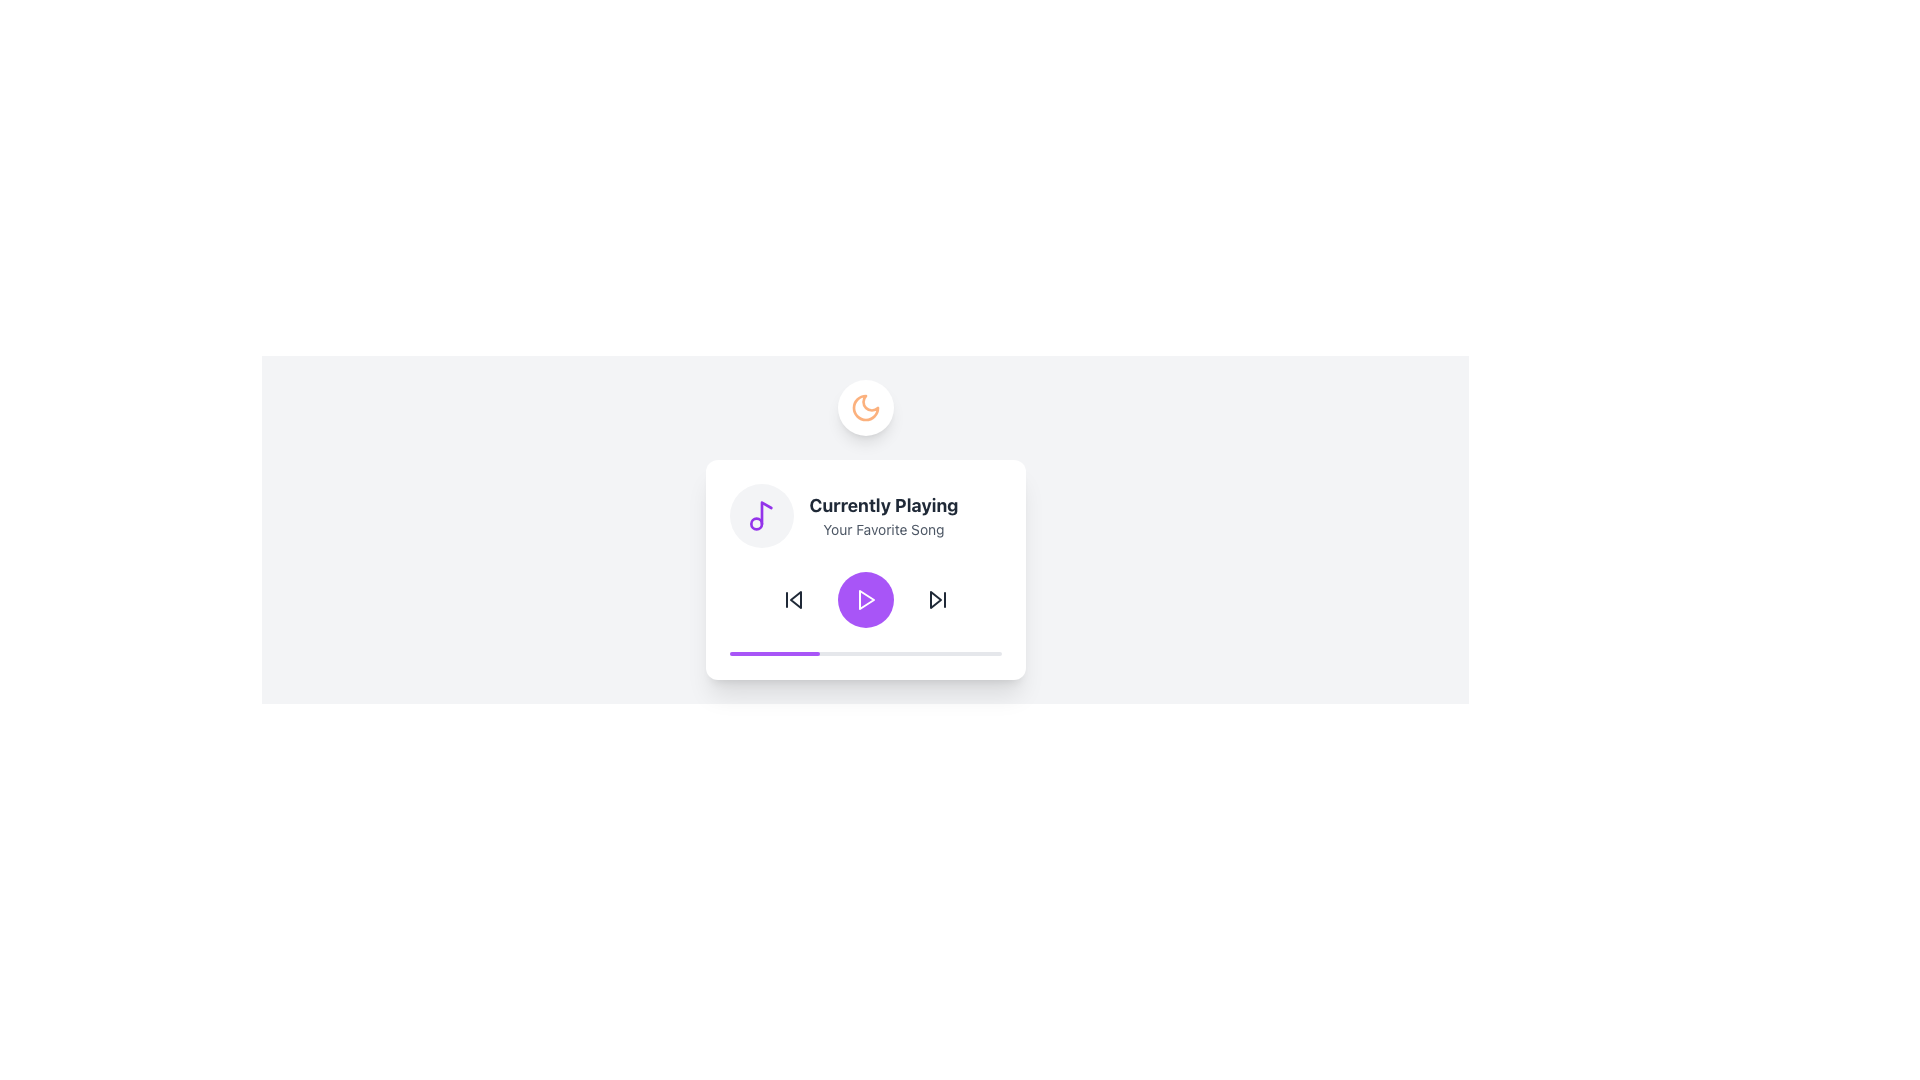 This screenshot has height=1080, width=1920. Describe the element at coordinates (865, 599) in the screenshot. I see `the play button in the music player interface` at that location.